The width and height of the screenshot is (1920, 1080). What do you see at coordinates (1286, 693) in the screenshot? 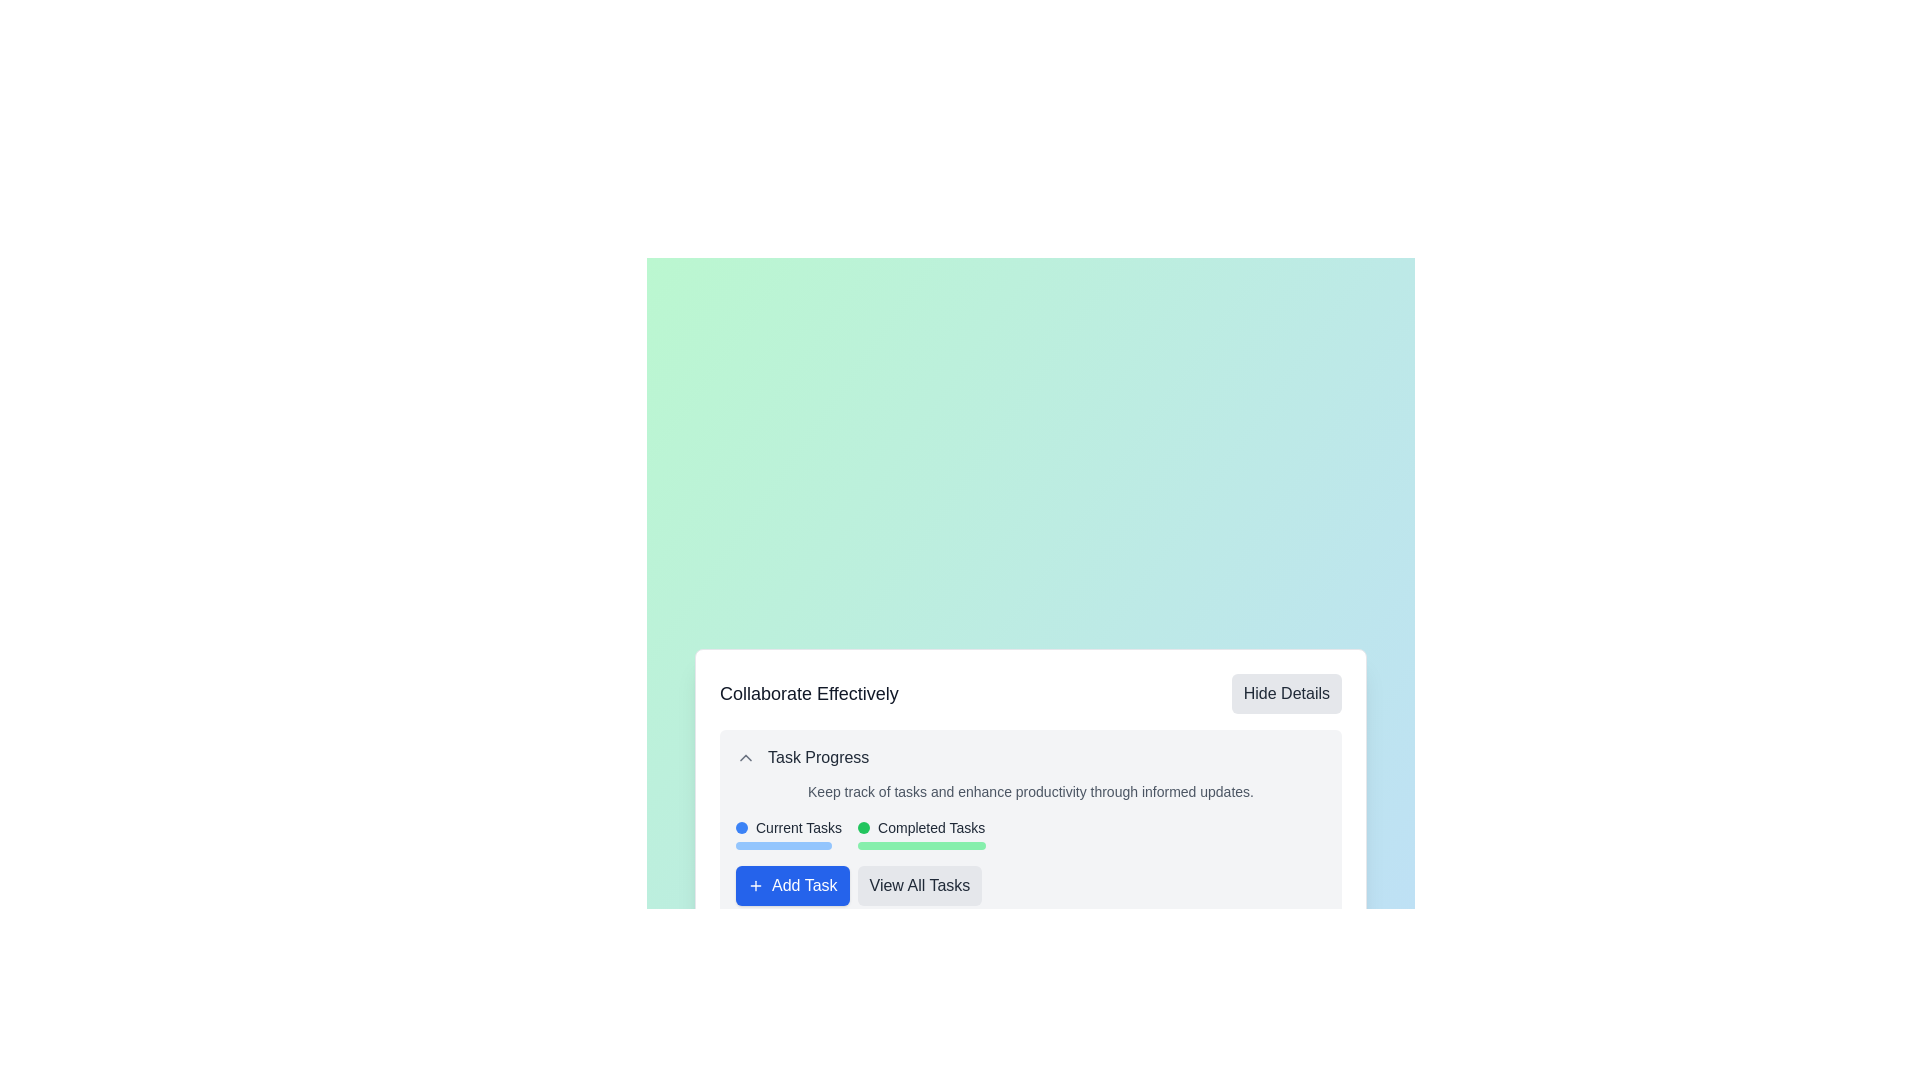
I see `the 'Hide Details' button, which is a rectangular button with a gray background and rounded corners, to observe the background color change to a lighter gray` at bounding box center [1286, 693].